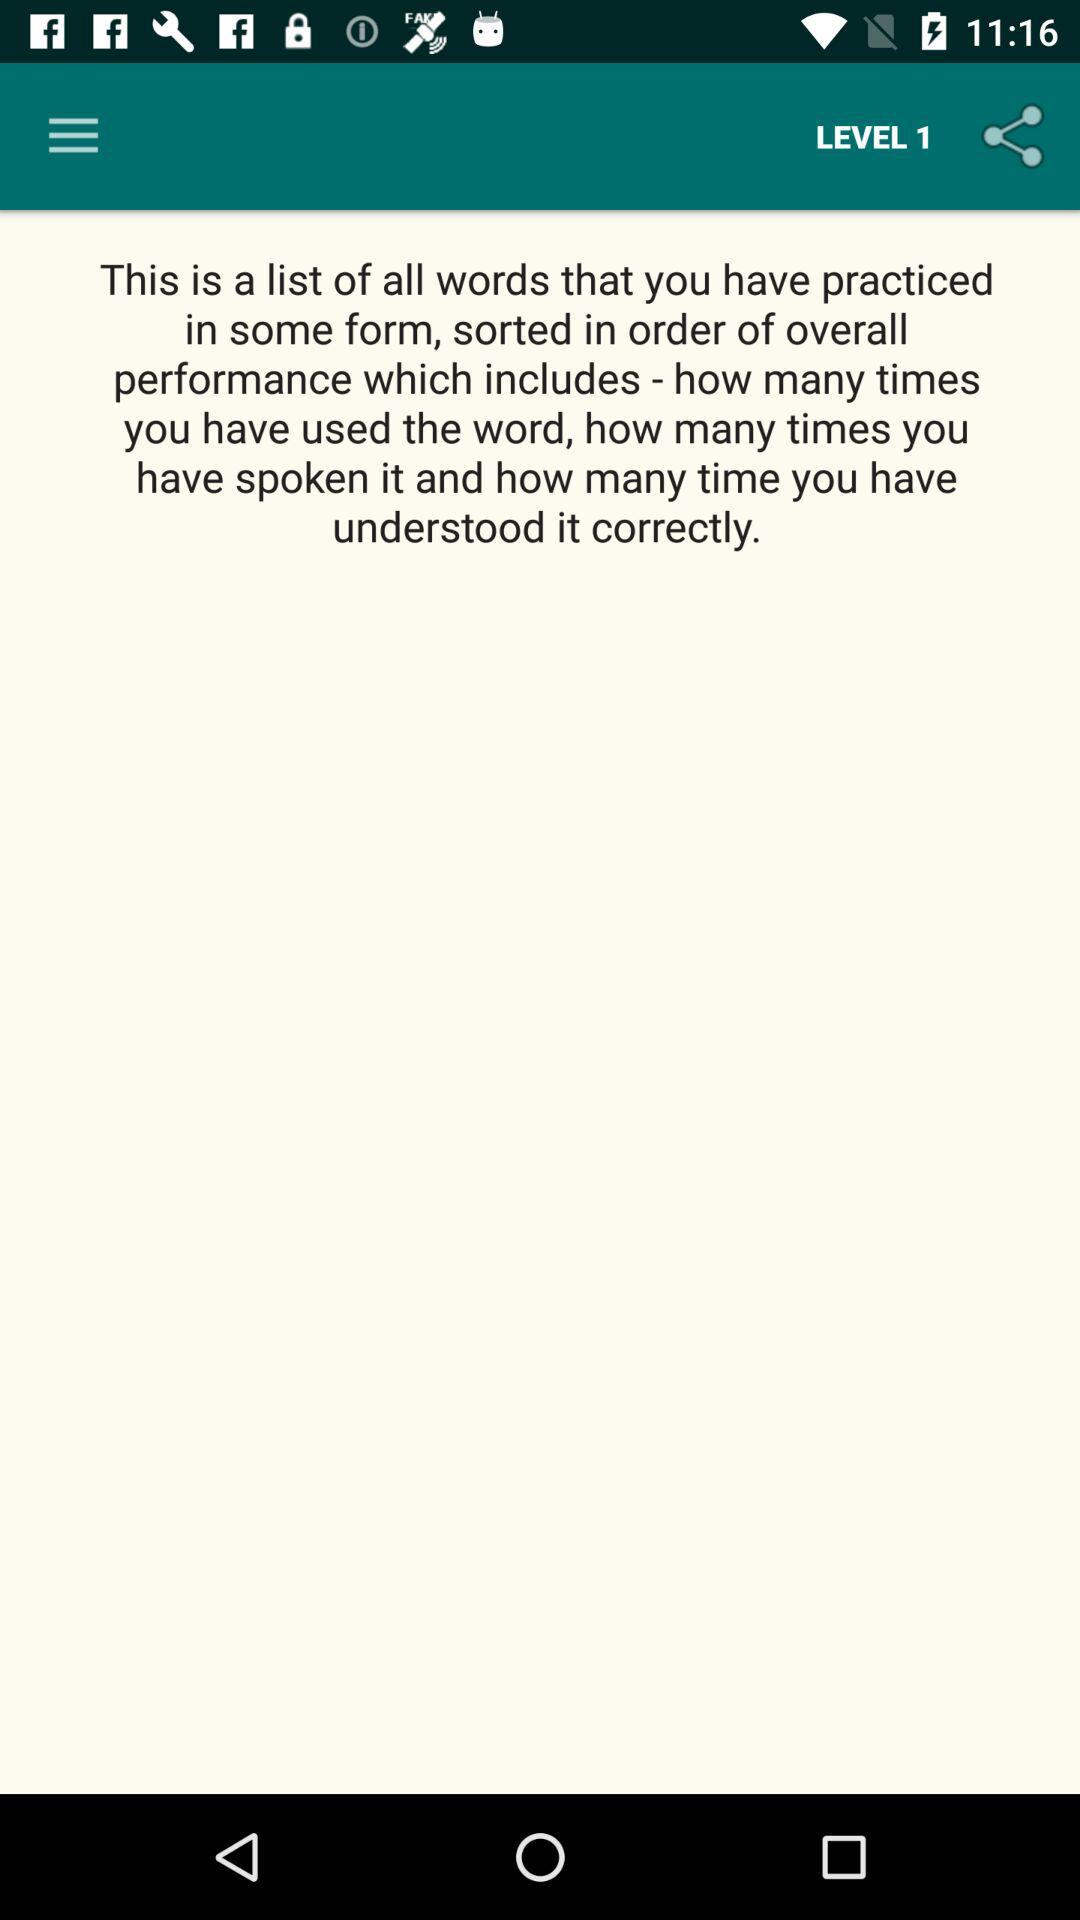  What do you see at coordinates (72, 135) in the screenshot?
I see `the item next to level 1 icon` at bounding box center [72, 135].